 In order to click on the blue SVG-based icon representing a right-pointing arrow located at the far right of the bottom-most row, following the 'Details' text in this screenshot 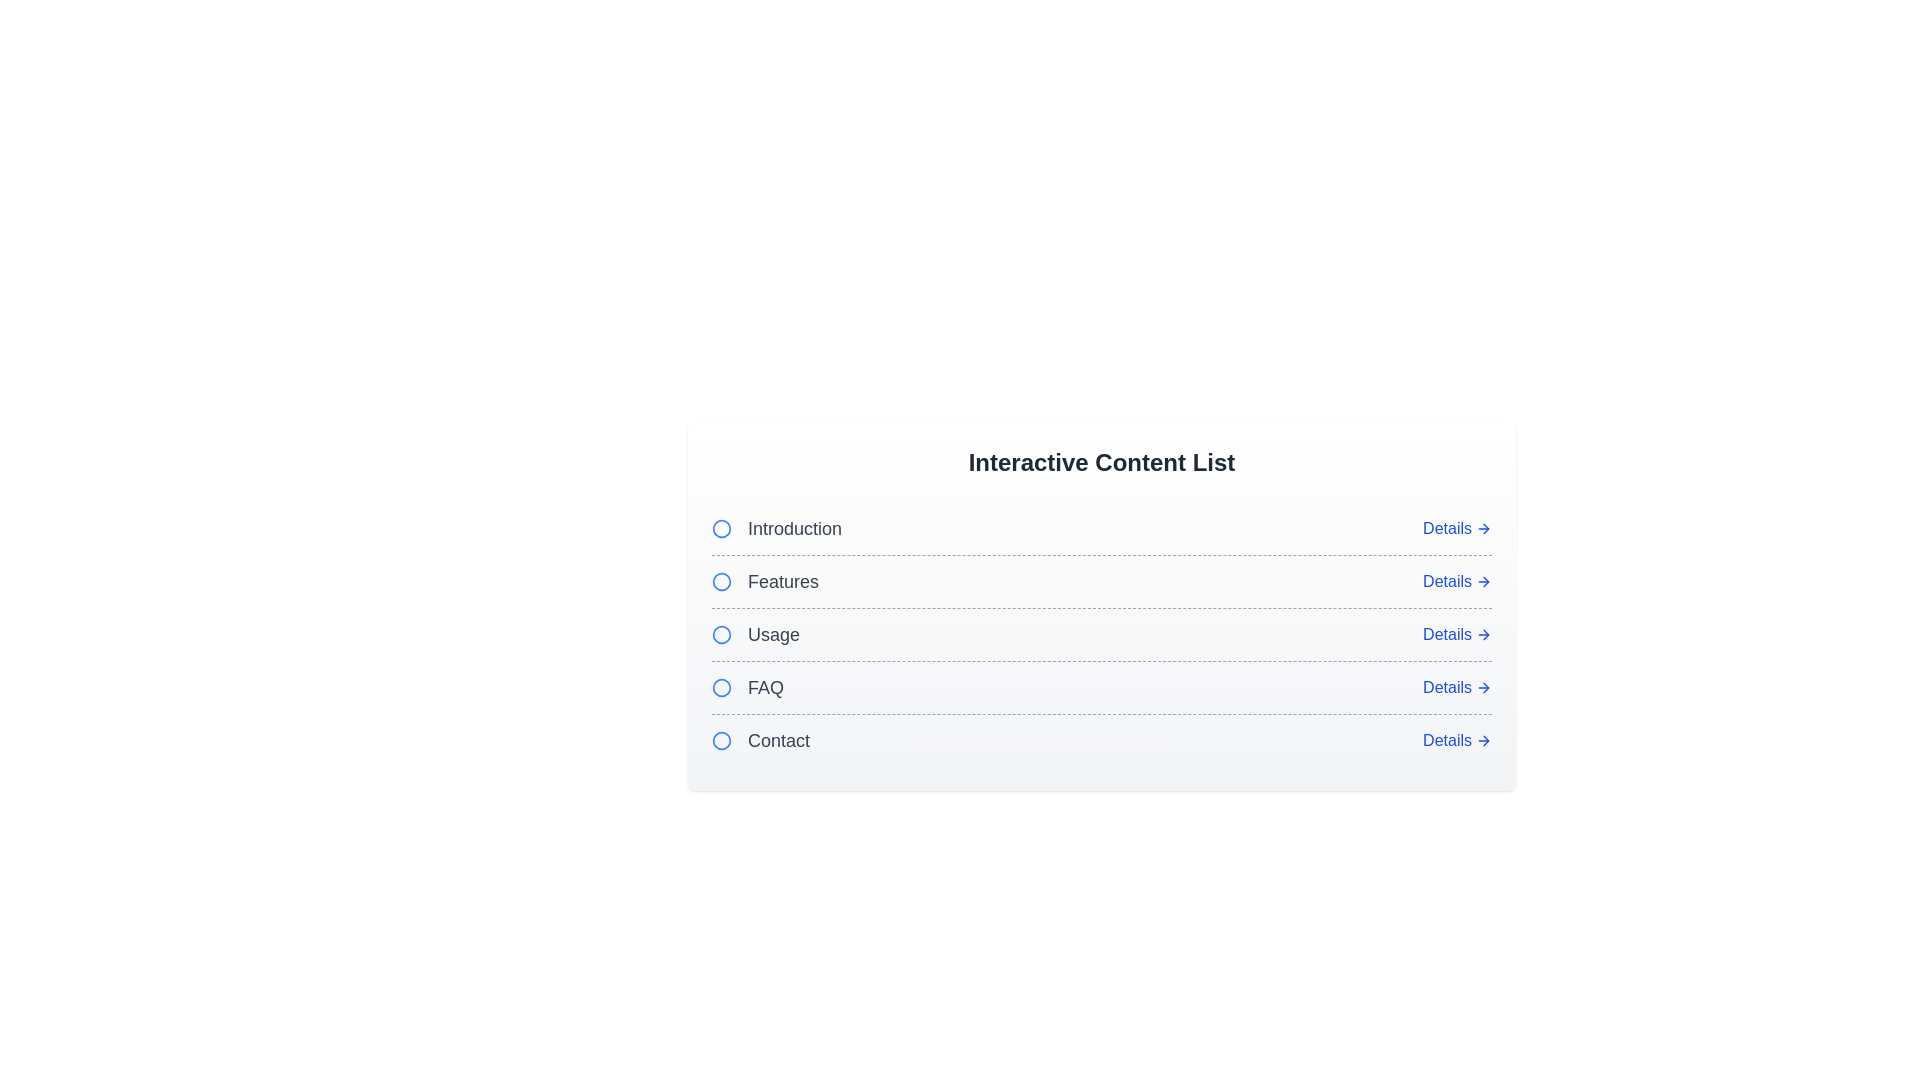, I will do `click(1483, 740)`.